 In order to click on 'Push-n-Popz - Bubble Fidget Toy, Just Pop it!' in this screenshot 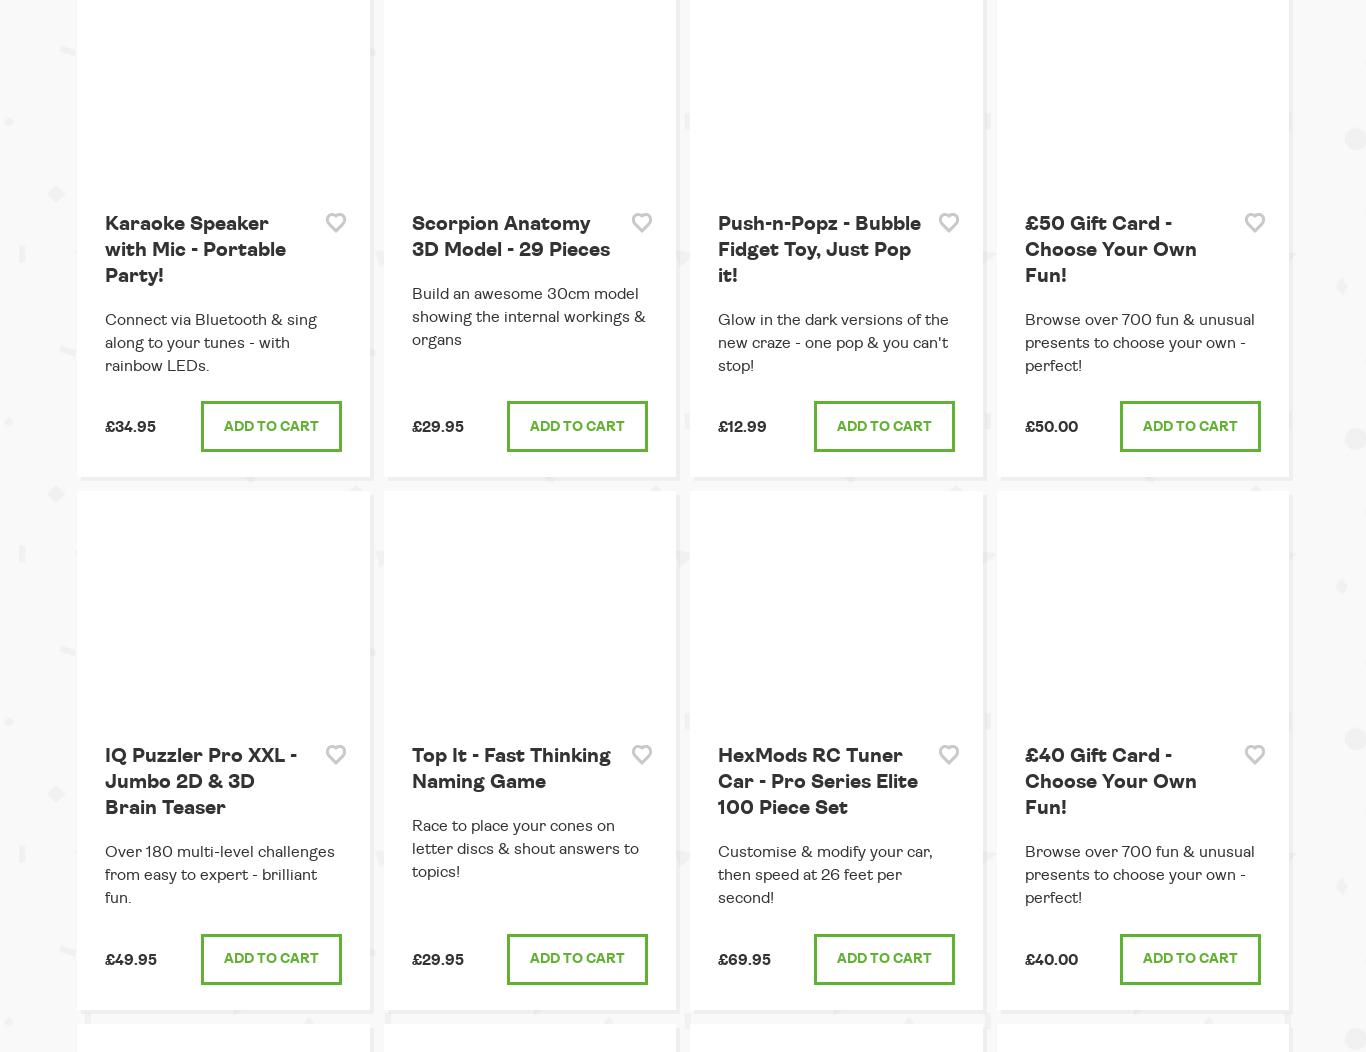, I will do `click(818, 248)`.